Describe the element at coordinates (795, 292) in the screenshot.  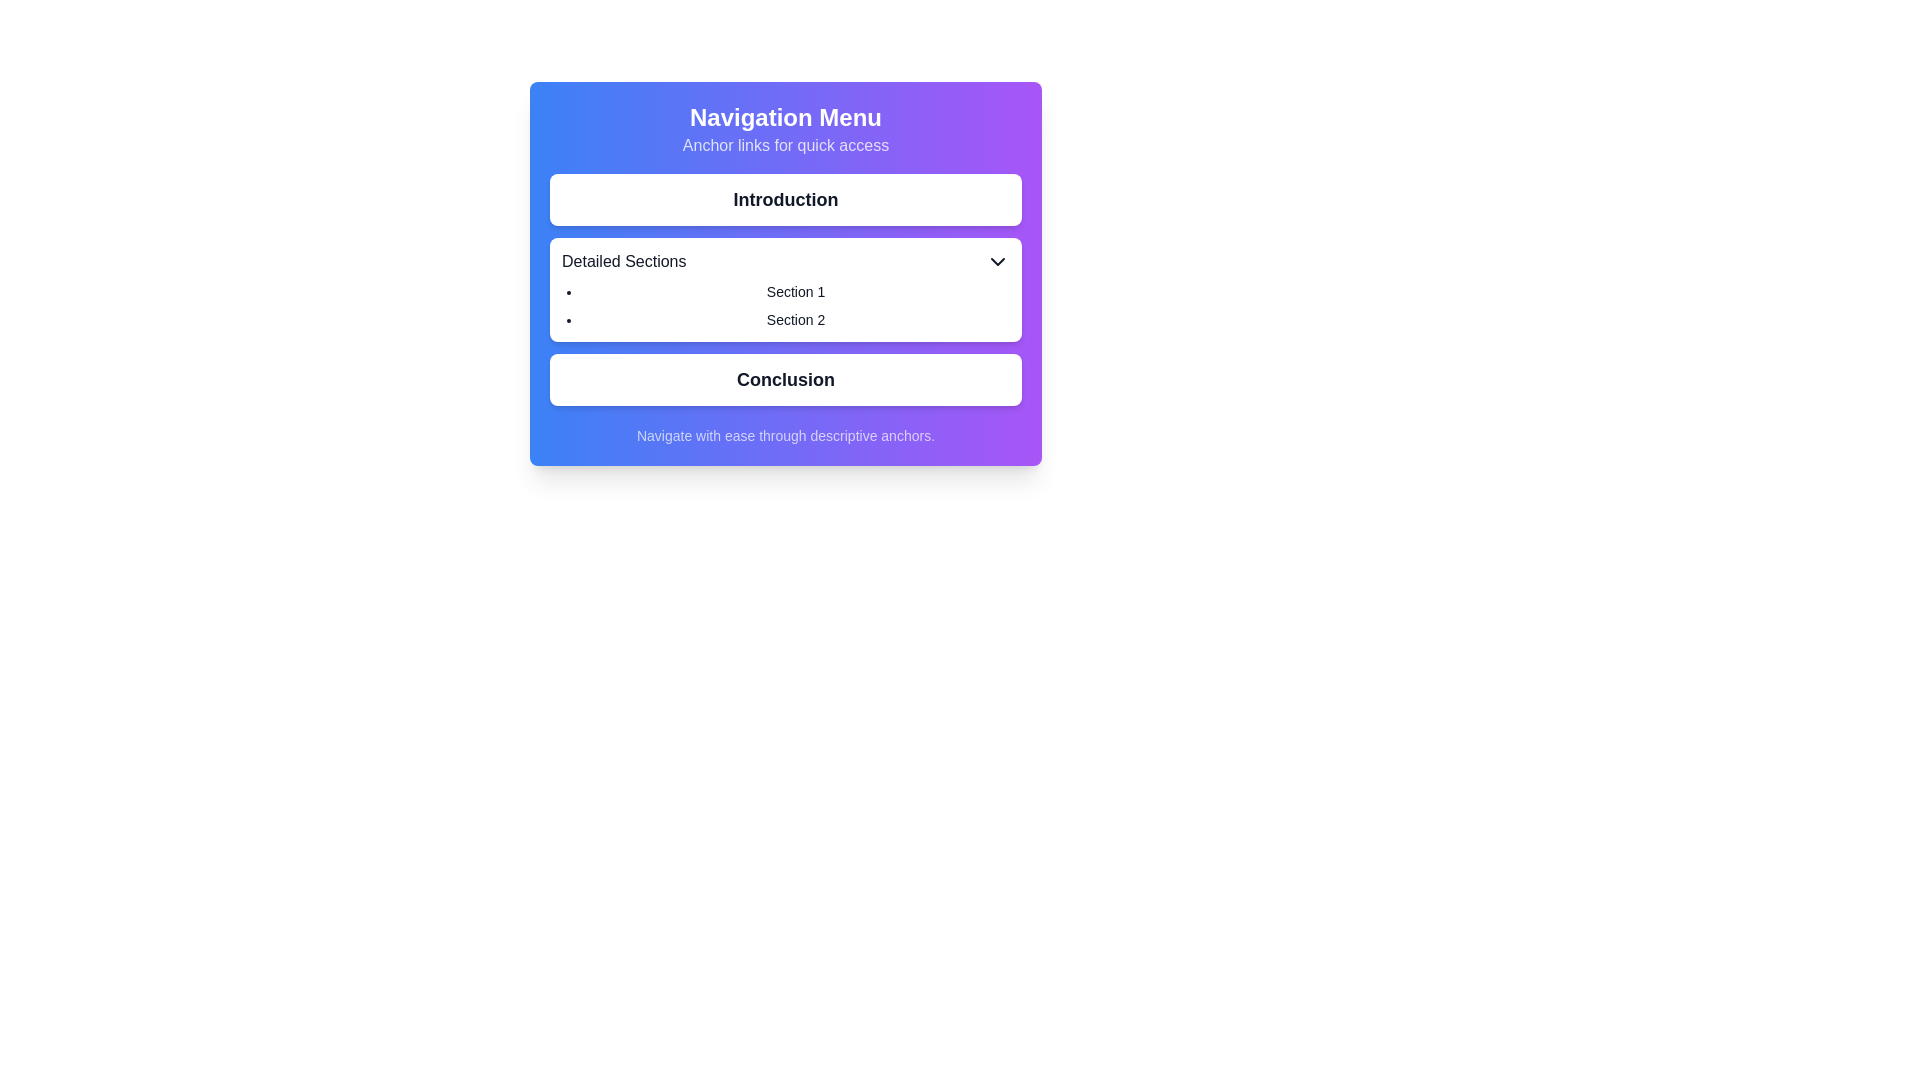
I see `the first list item hyperlink in the 'Detailed Sections' navigation menu` at that location.